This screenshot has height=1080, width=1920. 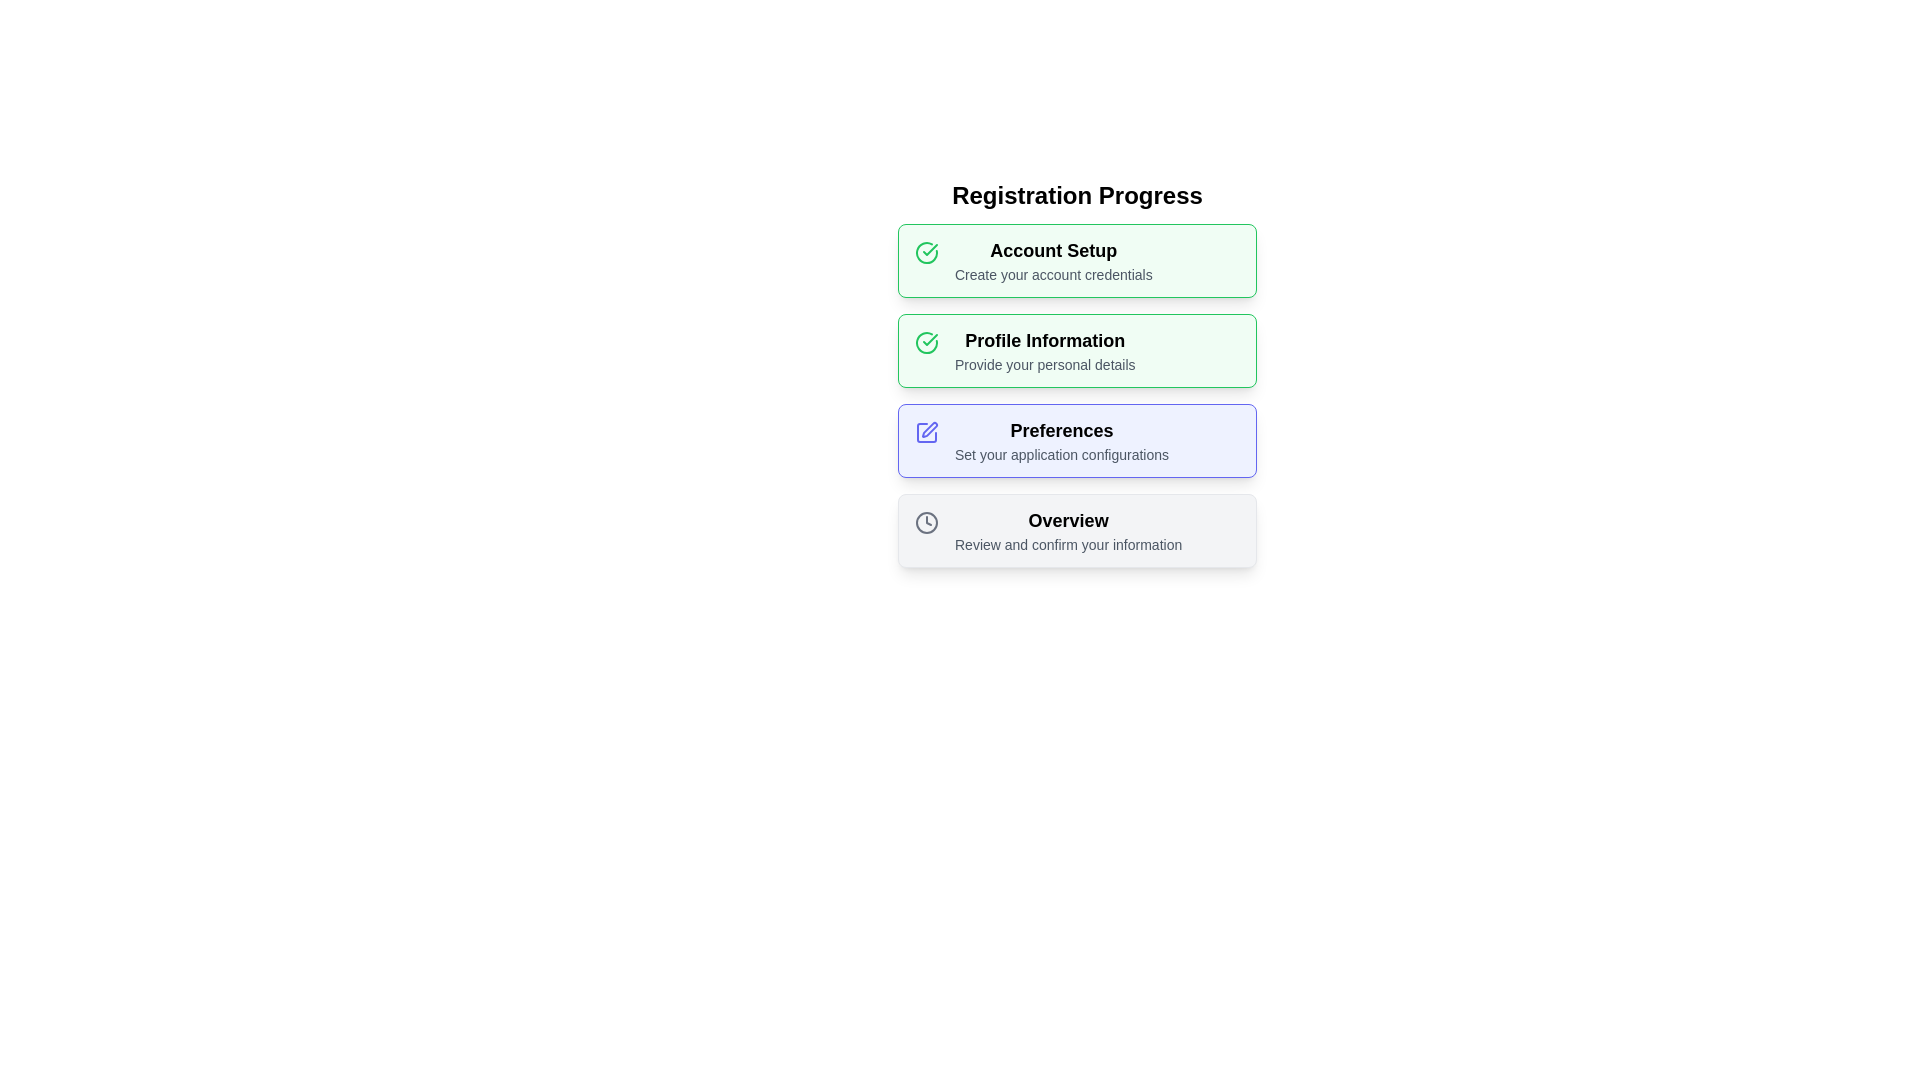 What do you see at coordinates (1067, 530) in the screenshot?
I see `the non-interactive text block that summarizes and confirms user input in the registration process, located at the bottom of the registration progress section` at bounding box center [1067, 530].